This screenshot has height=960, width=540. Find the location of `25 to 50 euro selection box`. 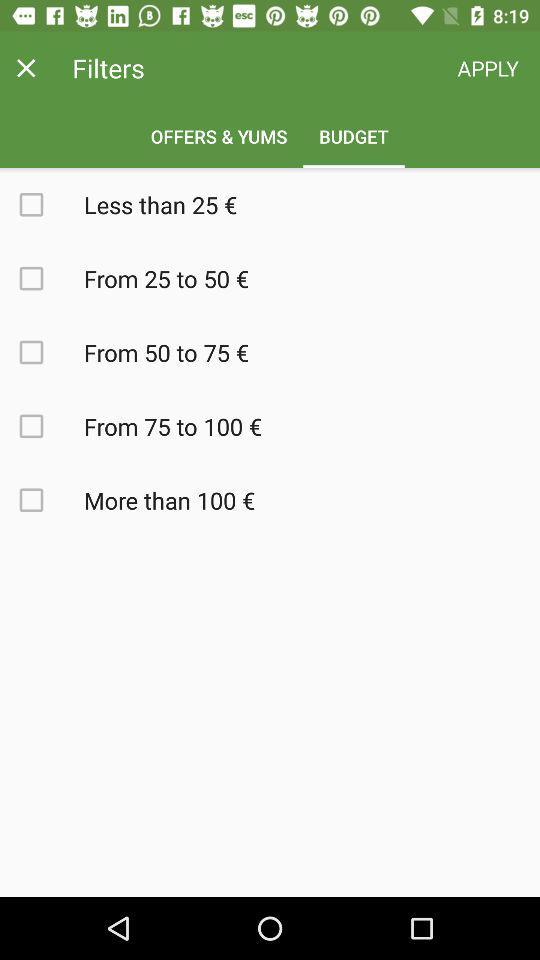

25 to 50 euro selection box is located at coordinates (42, 277).